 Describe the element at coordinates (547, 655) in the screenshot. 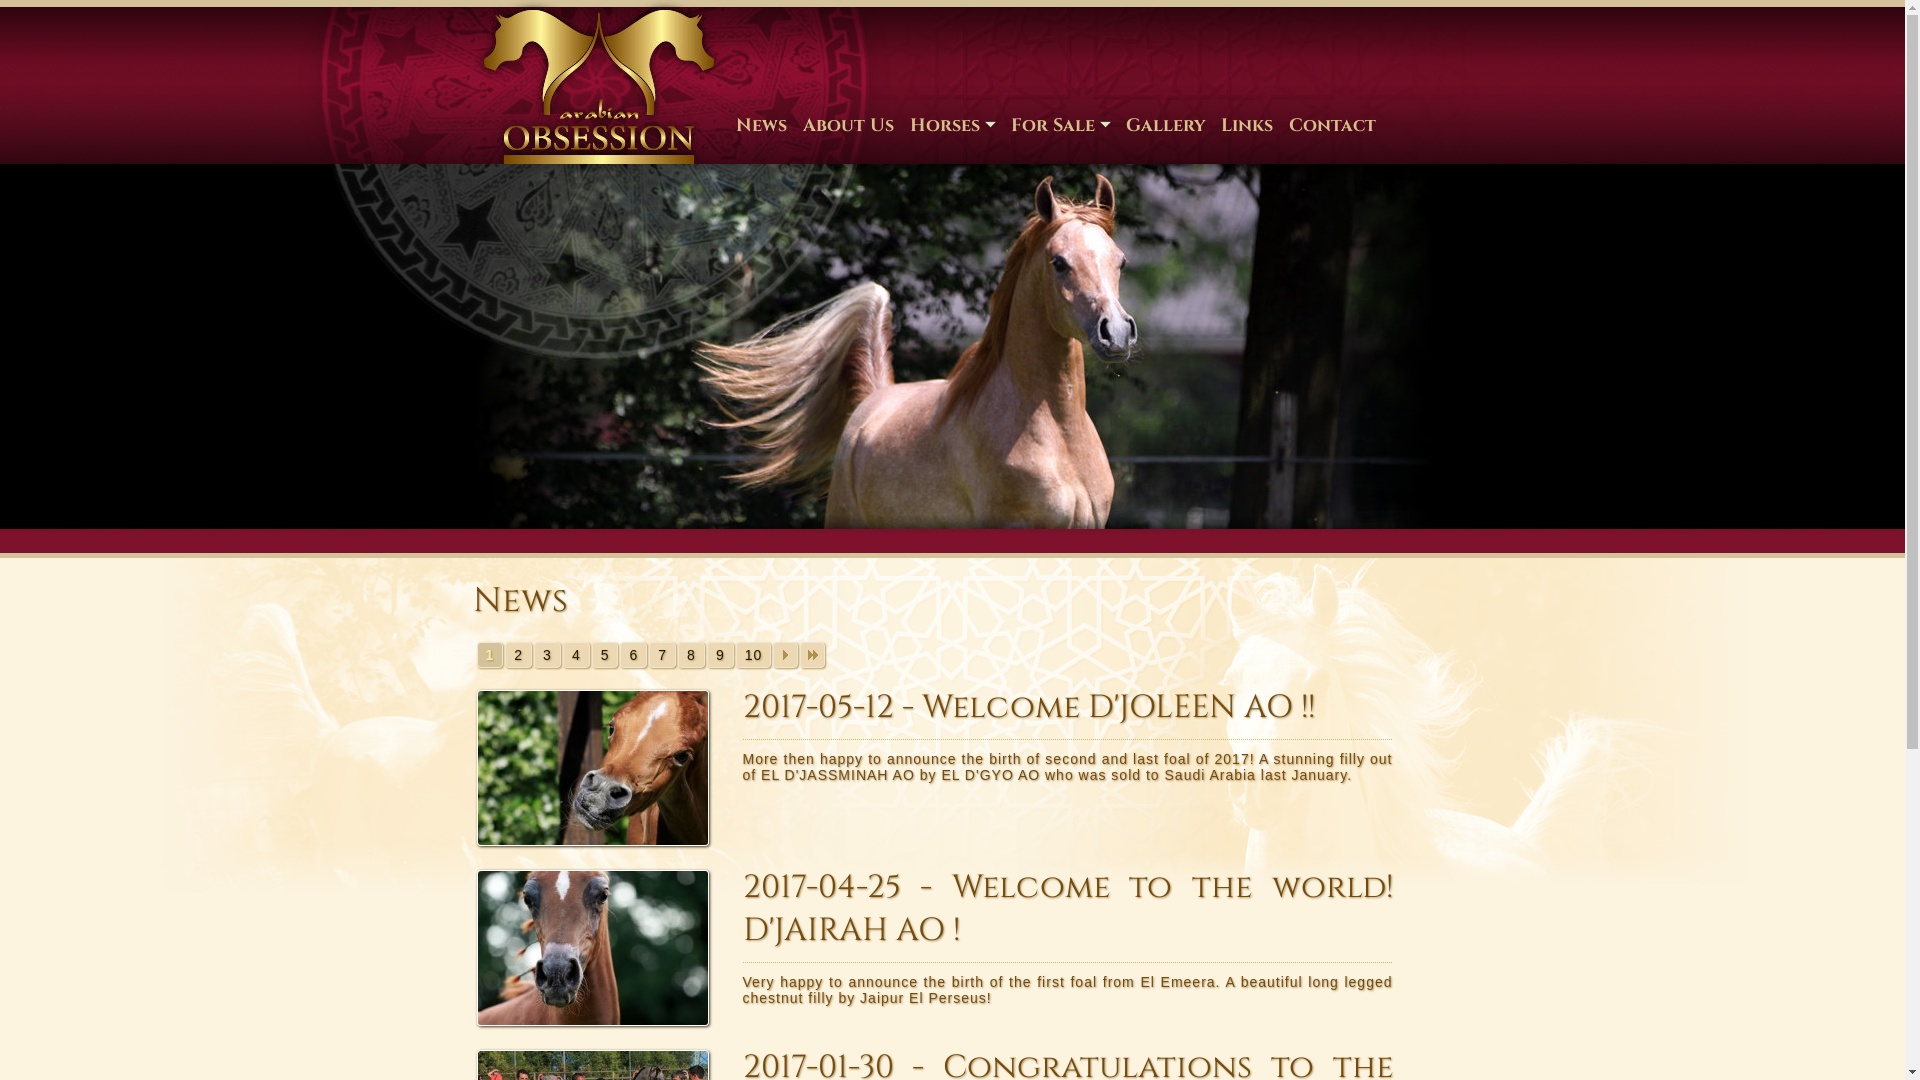

I see `'3'` at that location.